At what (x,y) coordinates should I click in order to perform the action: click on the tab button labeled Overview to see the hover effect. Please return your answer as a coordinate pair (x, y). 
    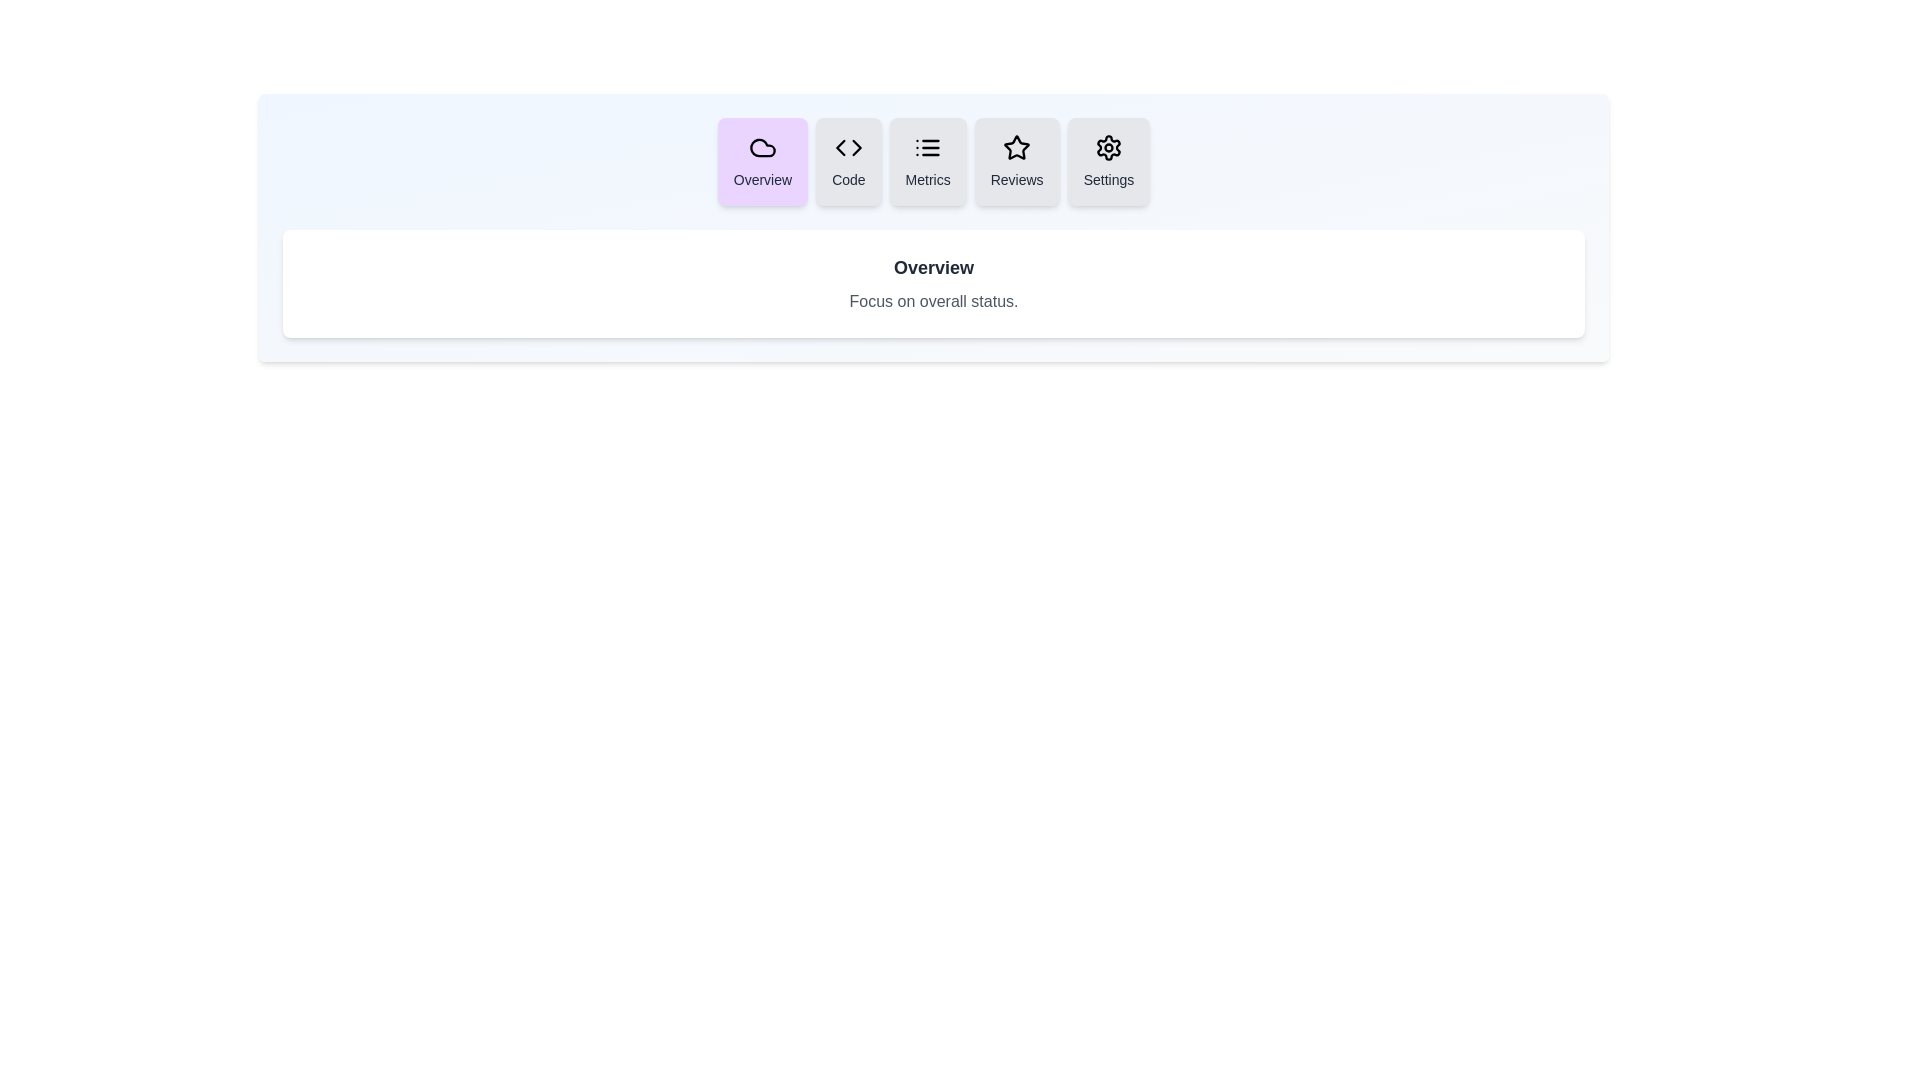
    Looking at the image, I should click on (762, 161).